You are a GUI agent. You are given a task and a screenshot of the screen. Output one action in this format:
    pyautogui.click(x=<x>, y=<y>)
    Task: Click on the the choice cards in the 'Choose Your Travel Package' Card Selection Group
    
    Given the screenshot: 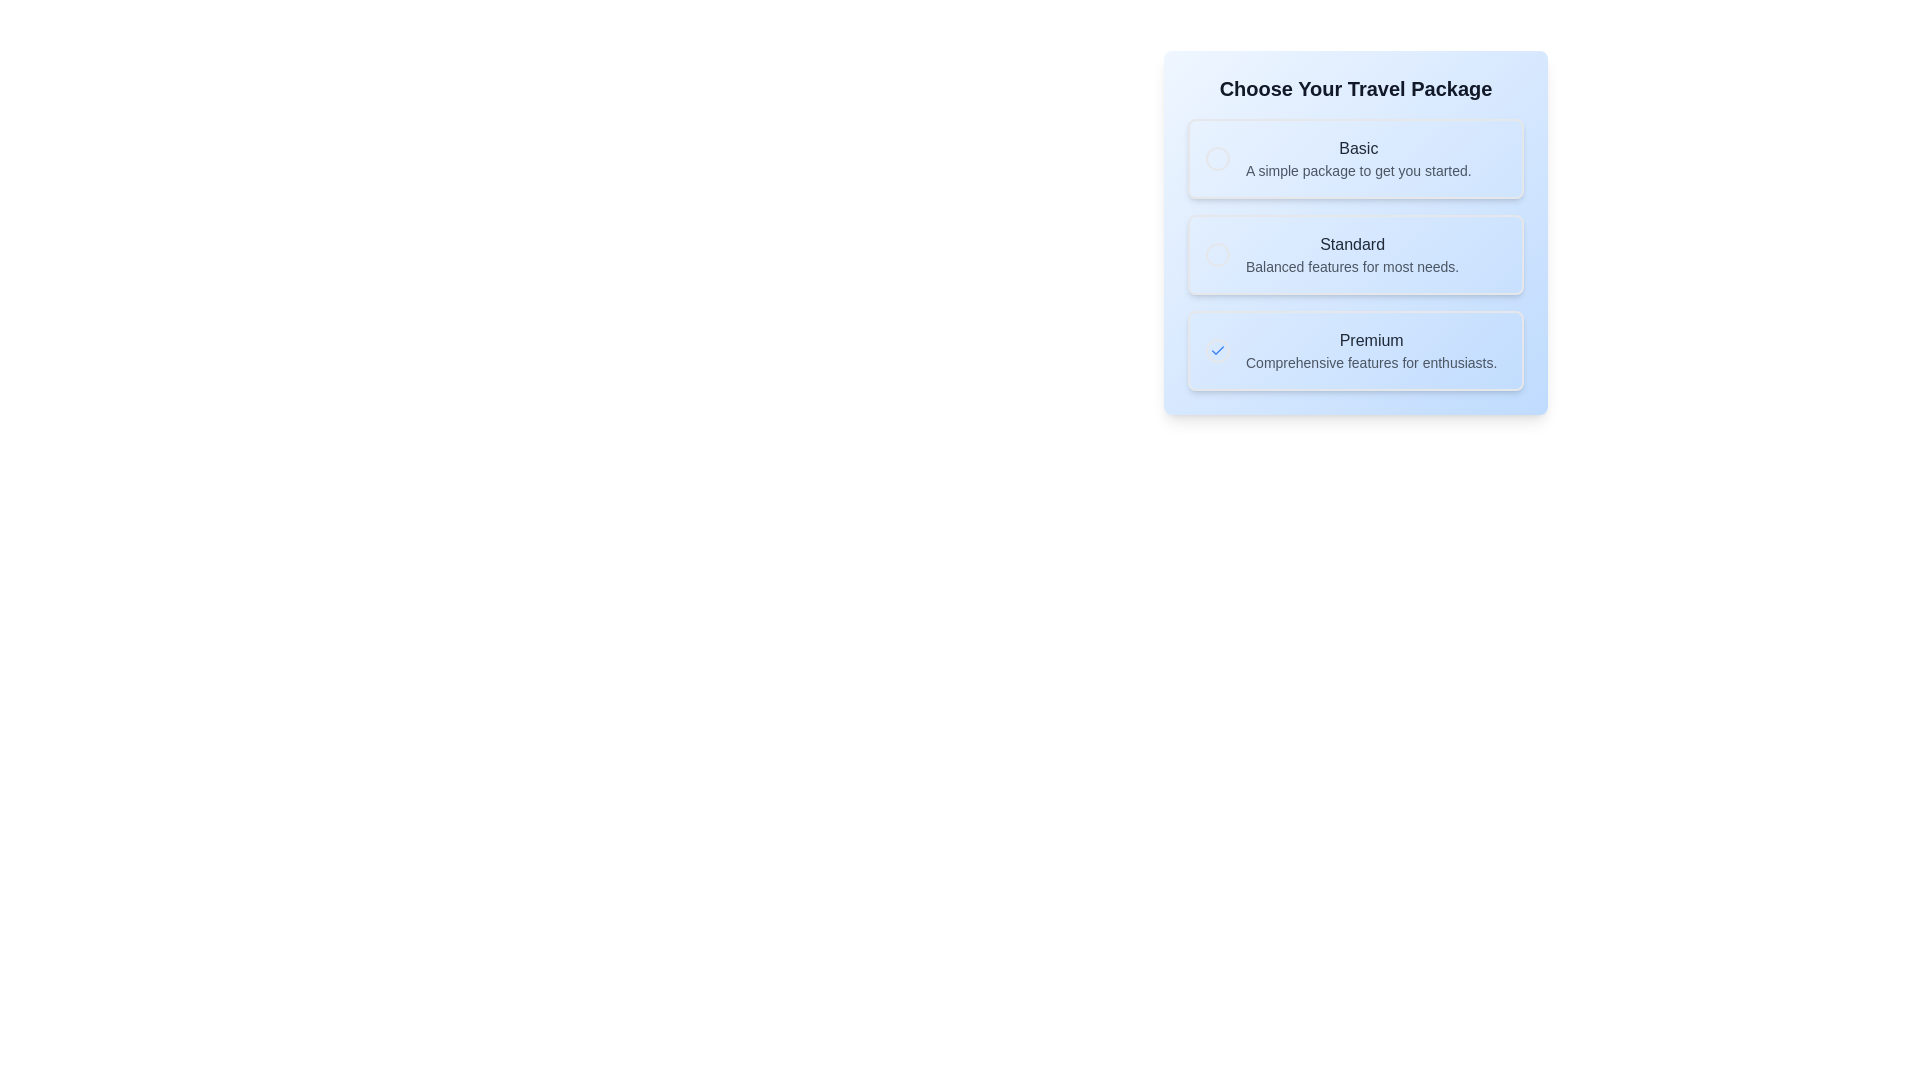 What is the action you would take?
    pyautogui.click(x=1356, y=231)
    